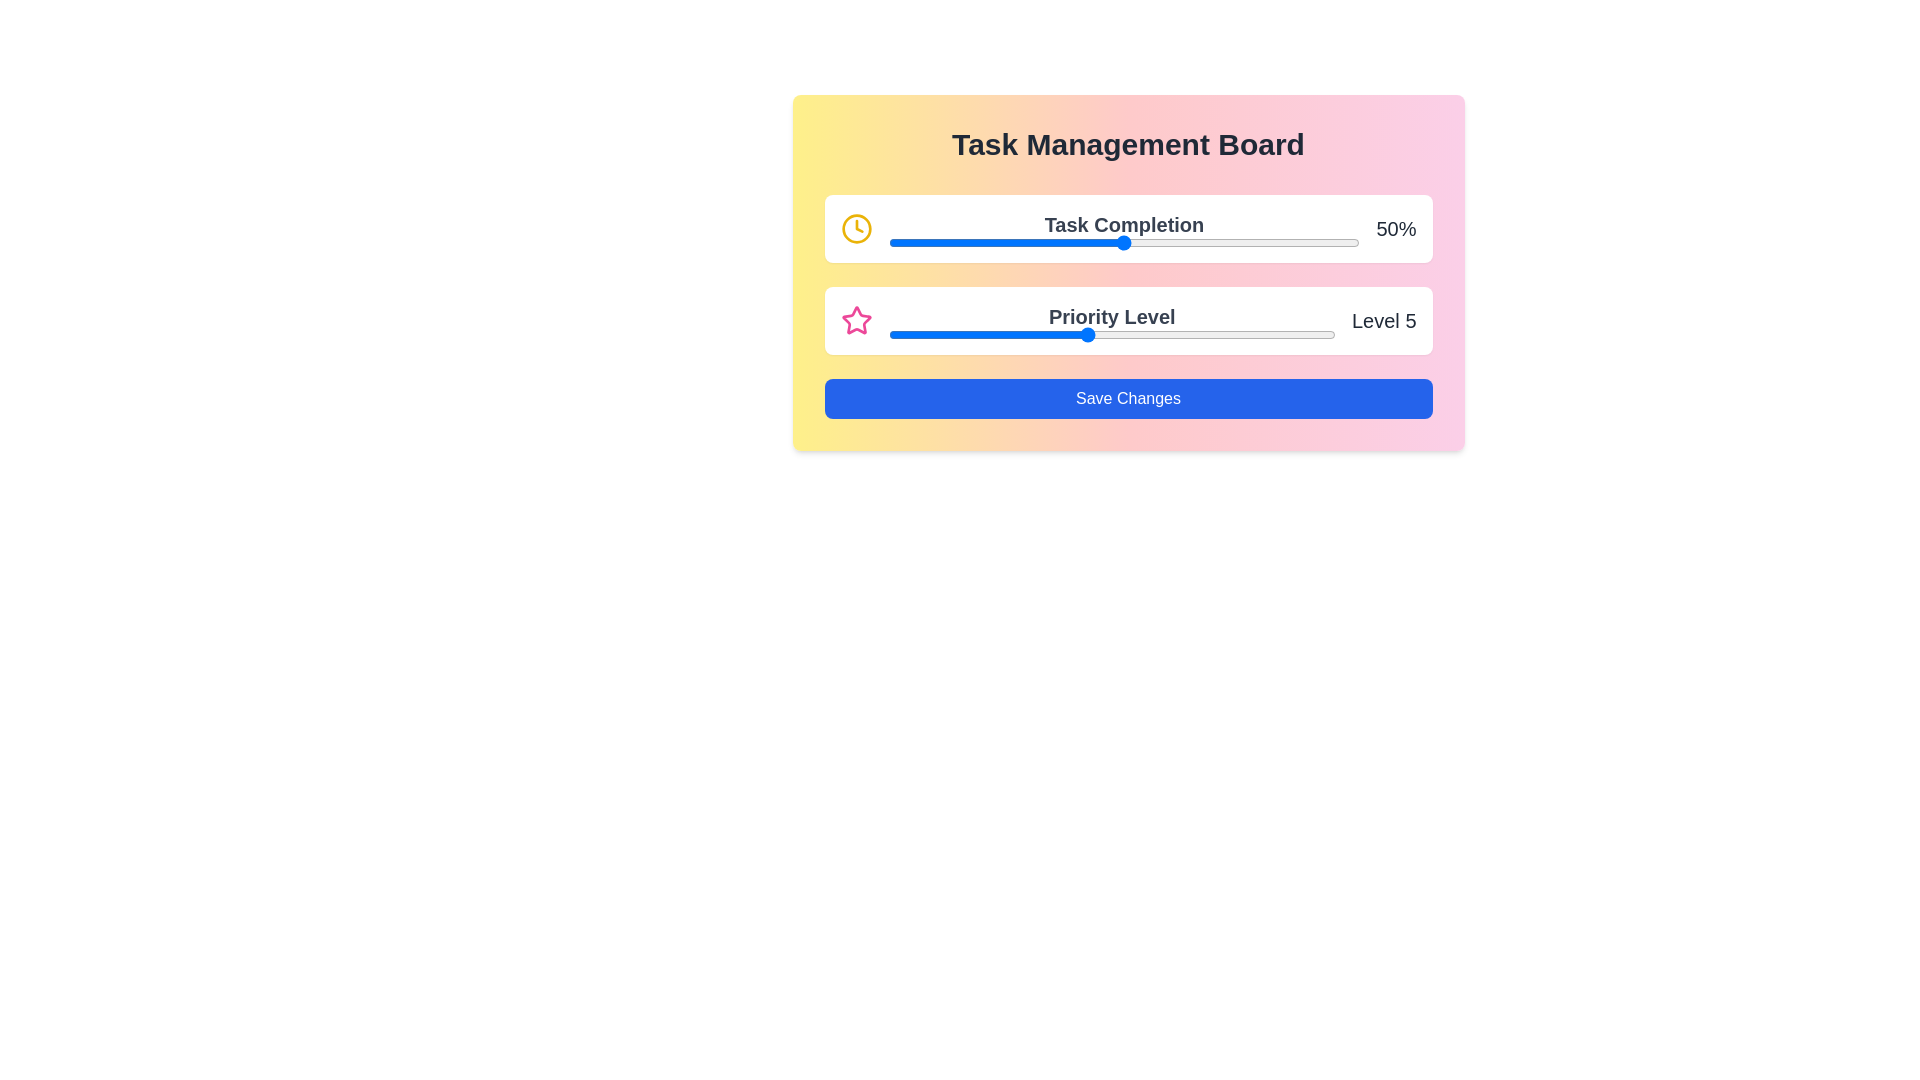 The width and height of the screenshot is (1920, 1080). Describe the element at coordinates (958, 238) in the screenshot. I see `task completion` at that location.